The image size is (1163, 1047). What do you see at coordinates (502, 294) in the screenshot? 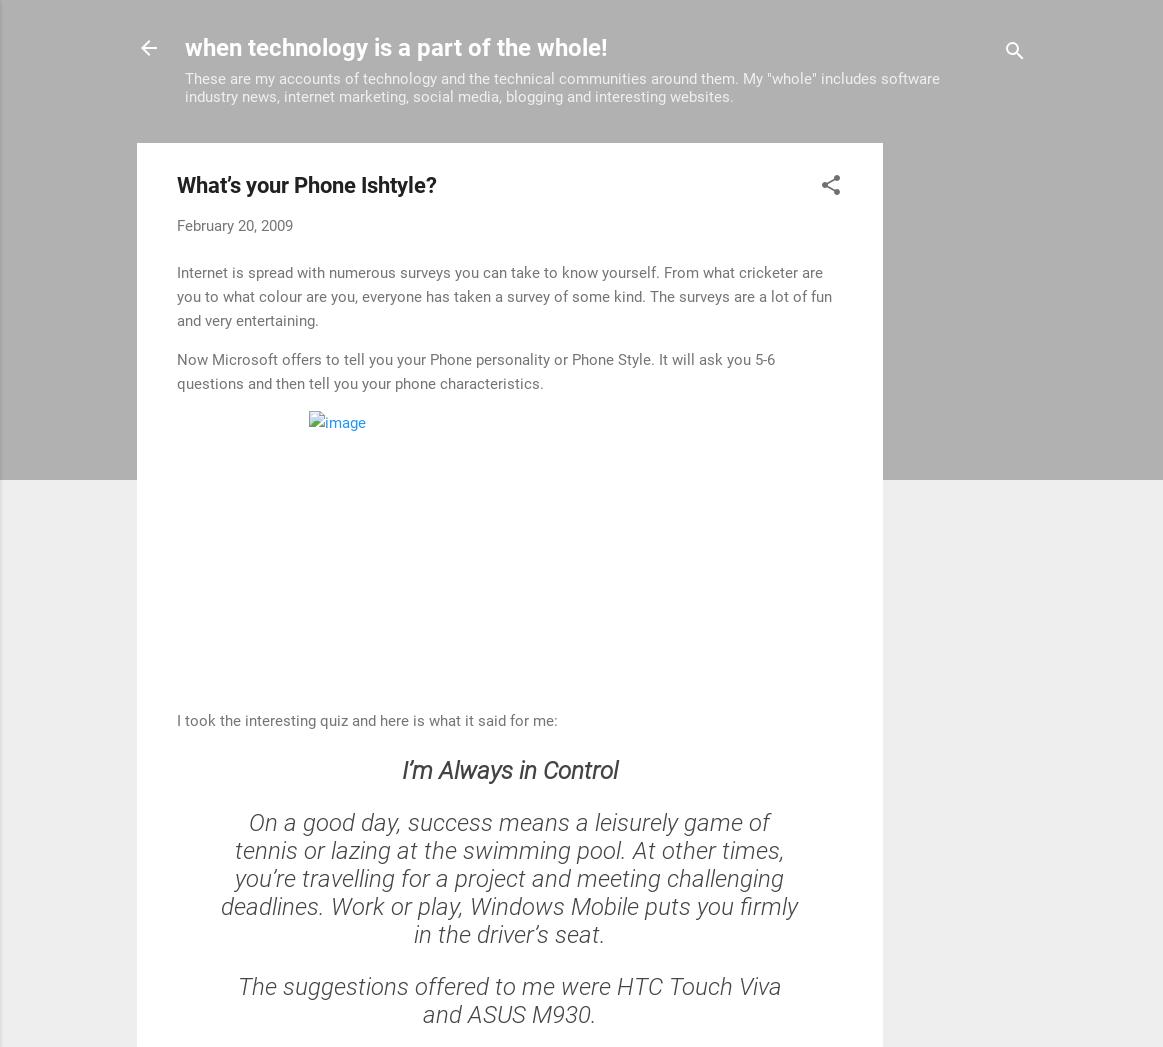
I see `'Internet is spread with numerous surveys you can take to know yourself. From what cricketer are you to what colour are you, everyone has taken a survey of some kind. The surveys are a lot of fun and very entertaining.'` at bounding box center [502, 294].